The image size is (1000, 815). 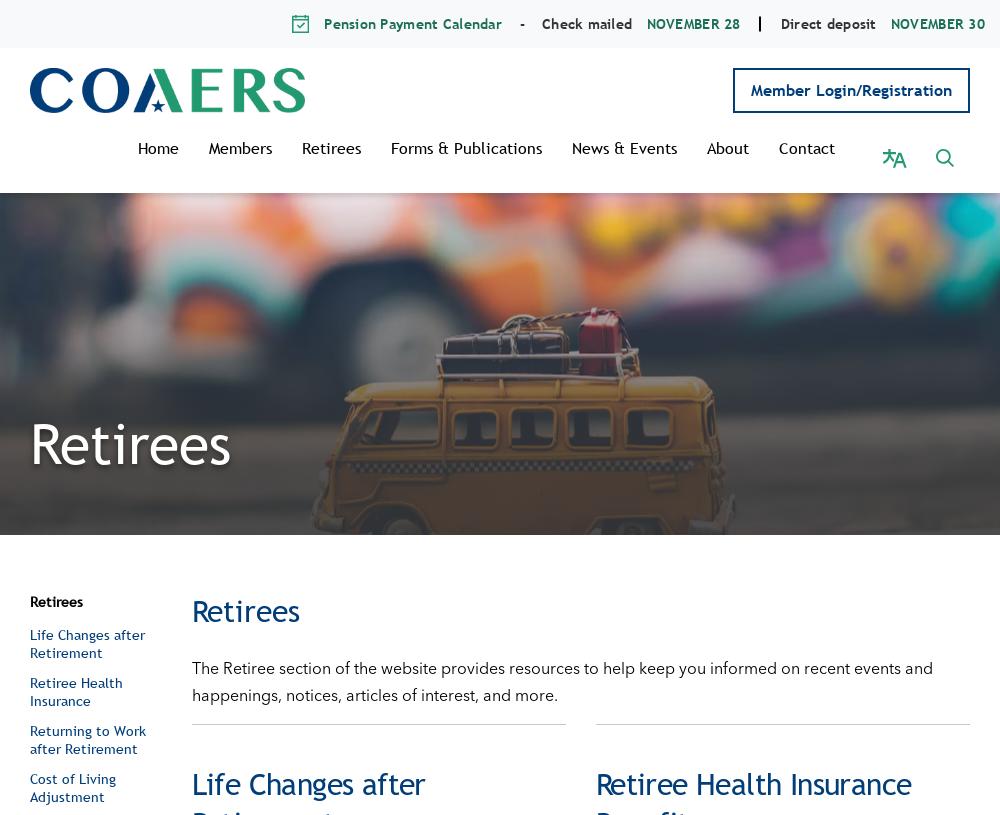 What do you see at coordinates (561, 659) in the screenshot?
I see `'The Retiree section of the website provides resources to help keep you informed on recent events and happenings, notices, articles of interest, and more.'` at bounding box center [561, 659].